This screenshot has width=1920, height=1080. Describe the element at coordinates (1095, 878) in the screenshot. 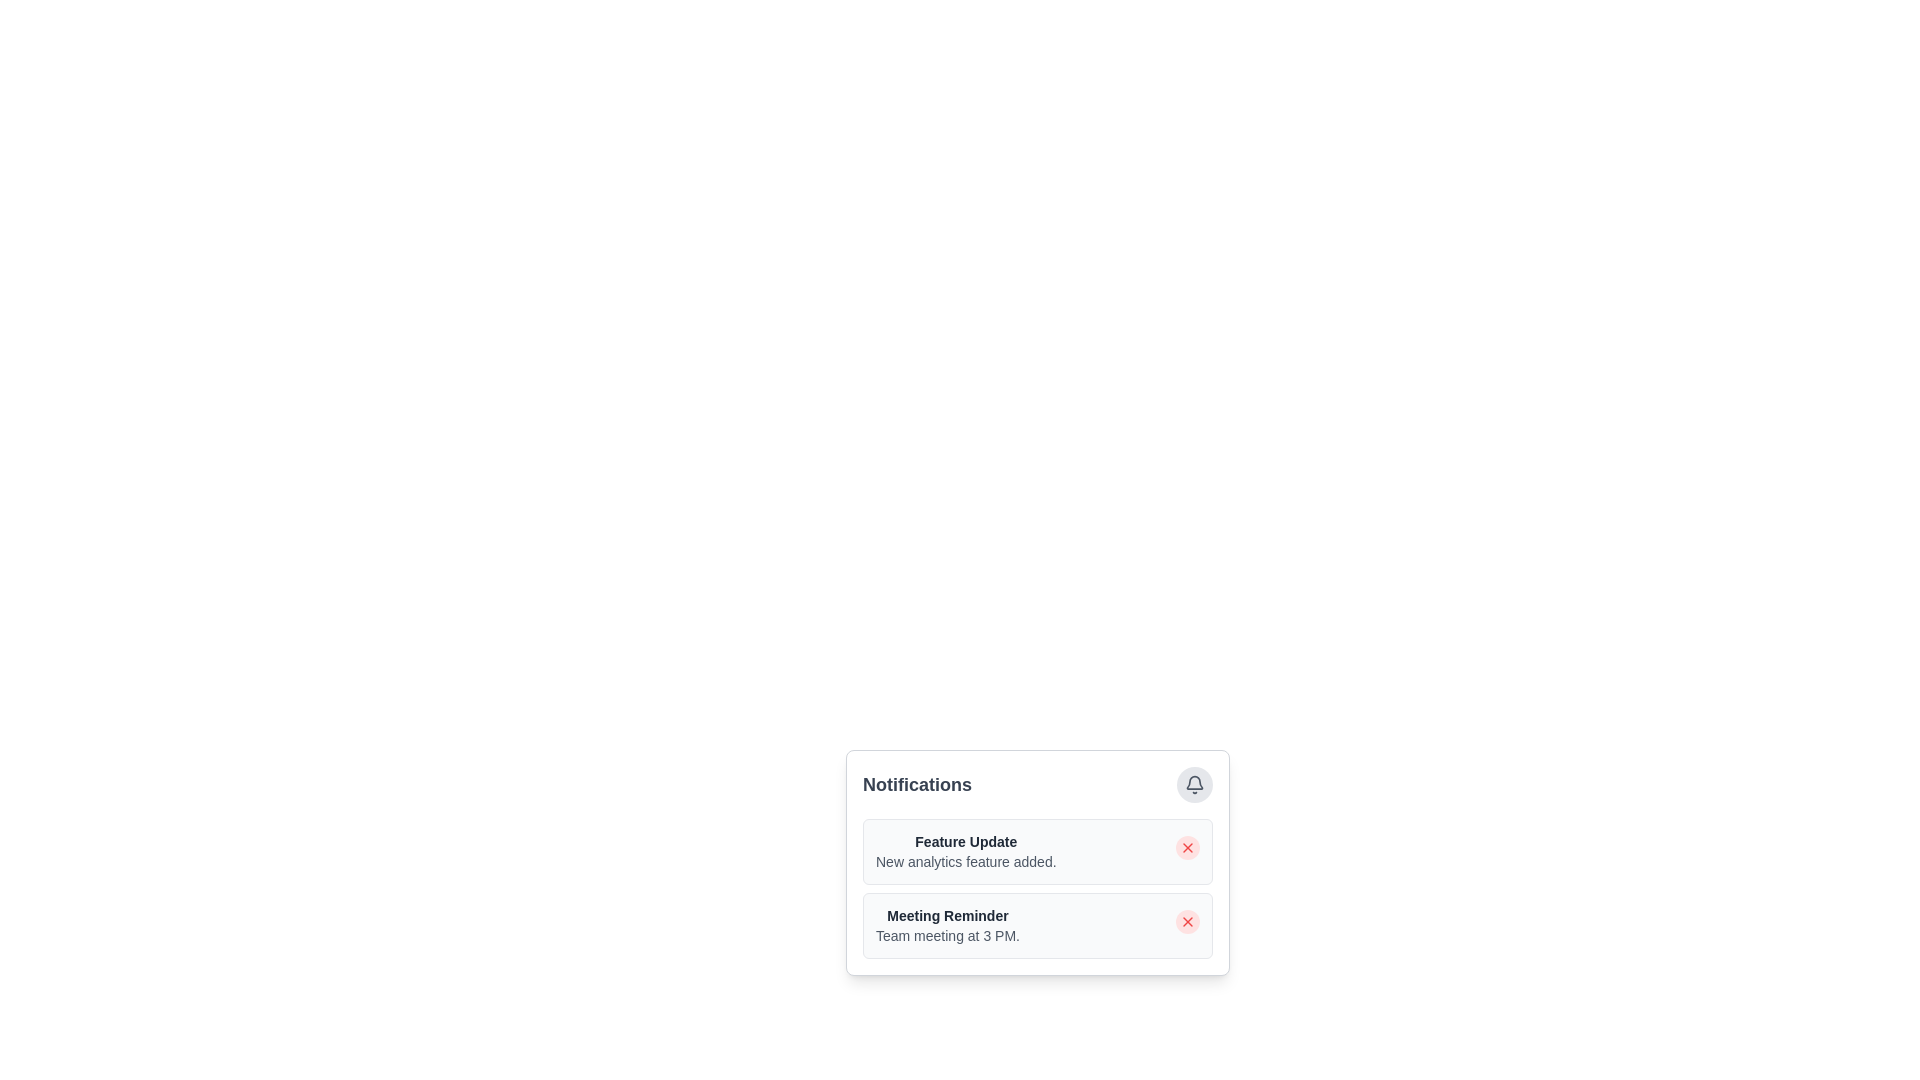

I see `the dismiss button on the first notification entry in the scrolling notification panel located in the bottom-right corner of the viewport` at that location.